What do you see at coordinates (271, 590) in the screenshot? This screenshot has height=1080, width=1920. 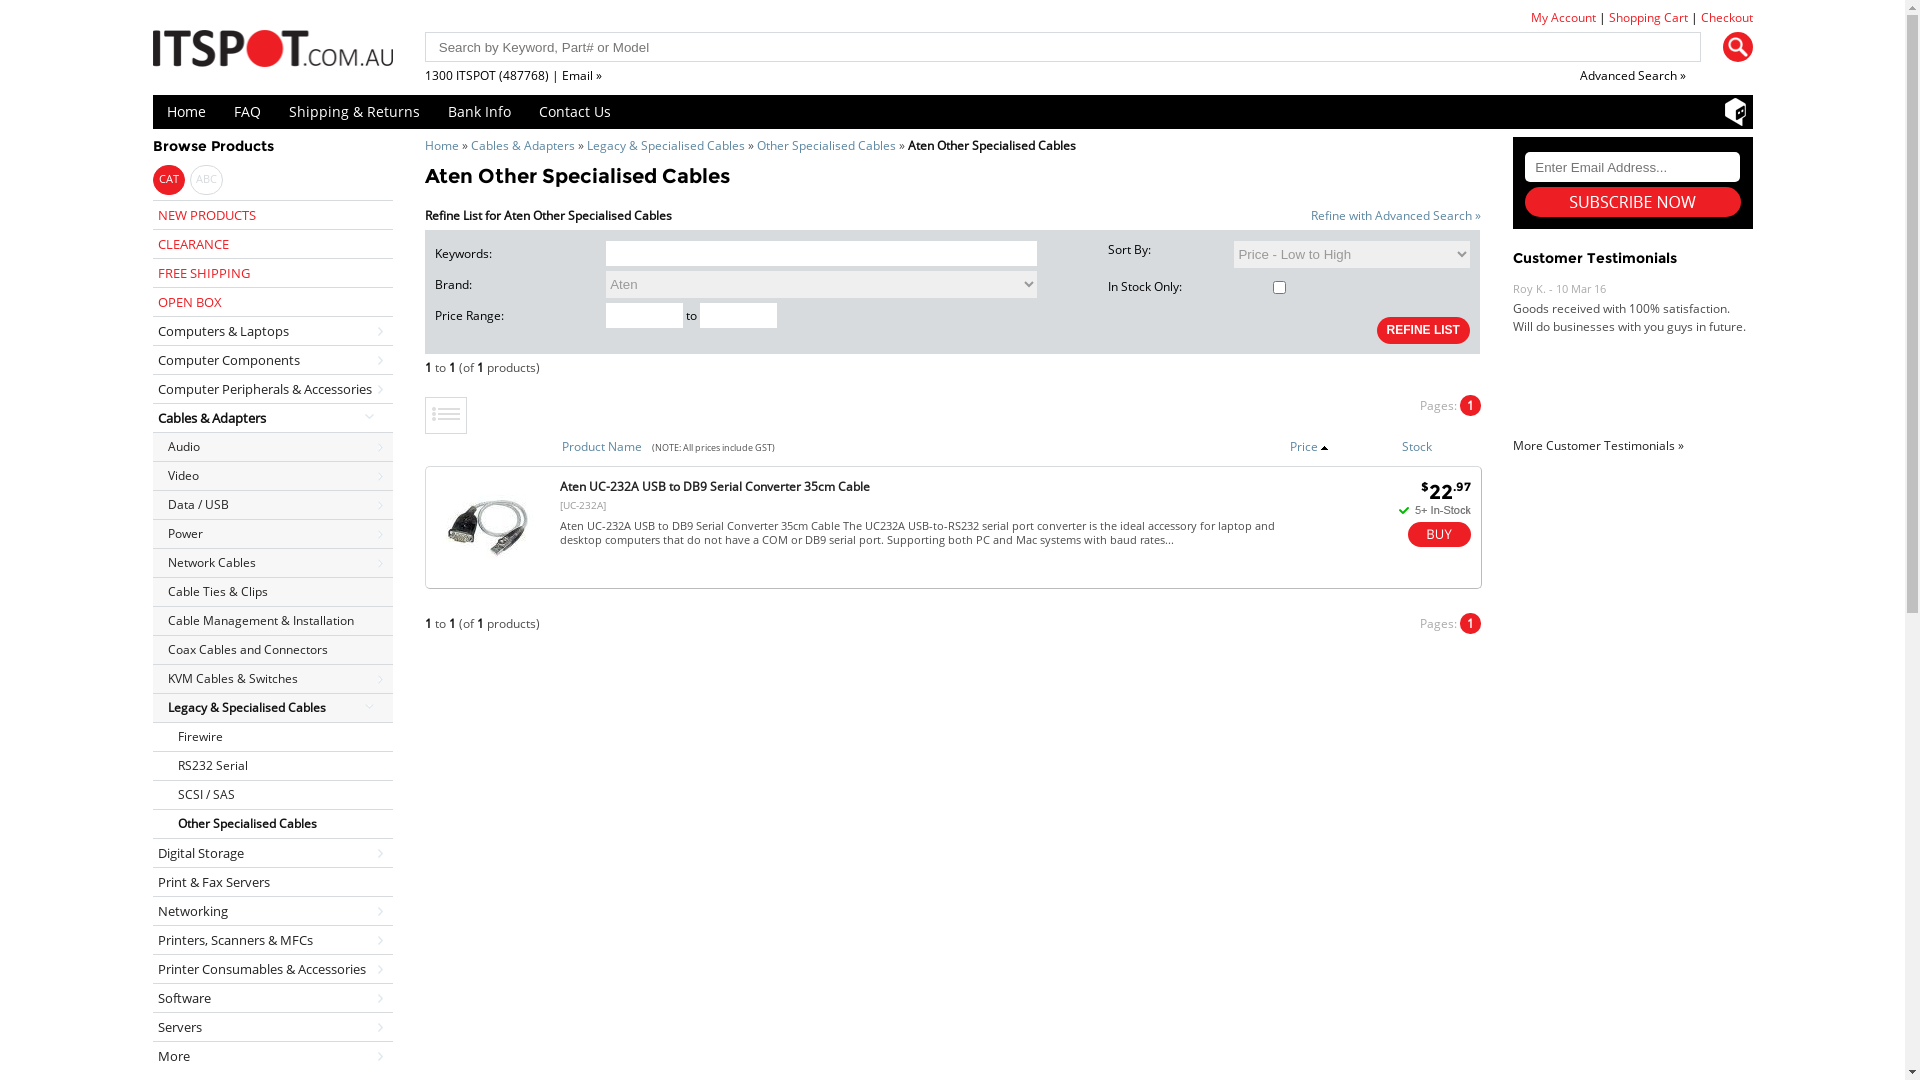 I see `'Cable Ties & Clips'` at bounding box center [271, 590].